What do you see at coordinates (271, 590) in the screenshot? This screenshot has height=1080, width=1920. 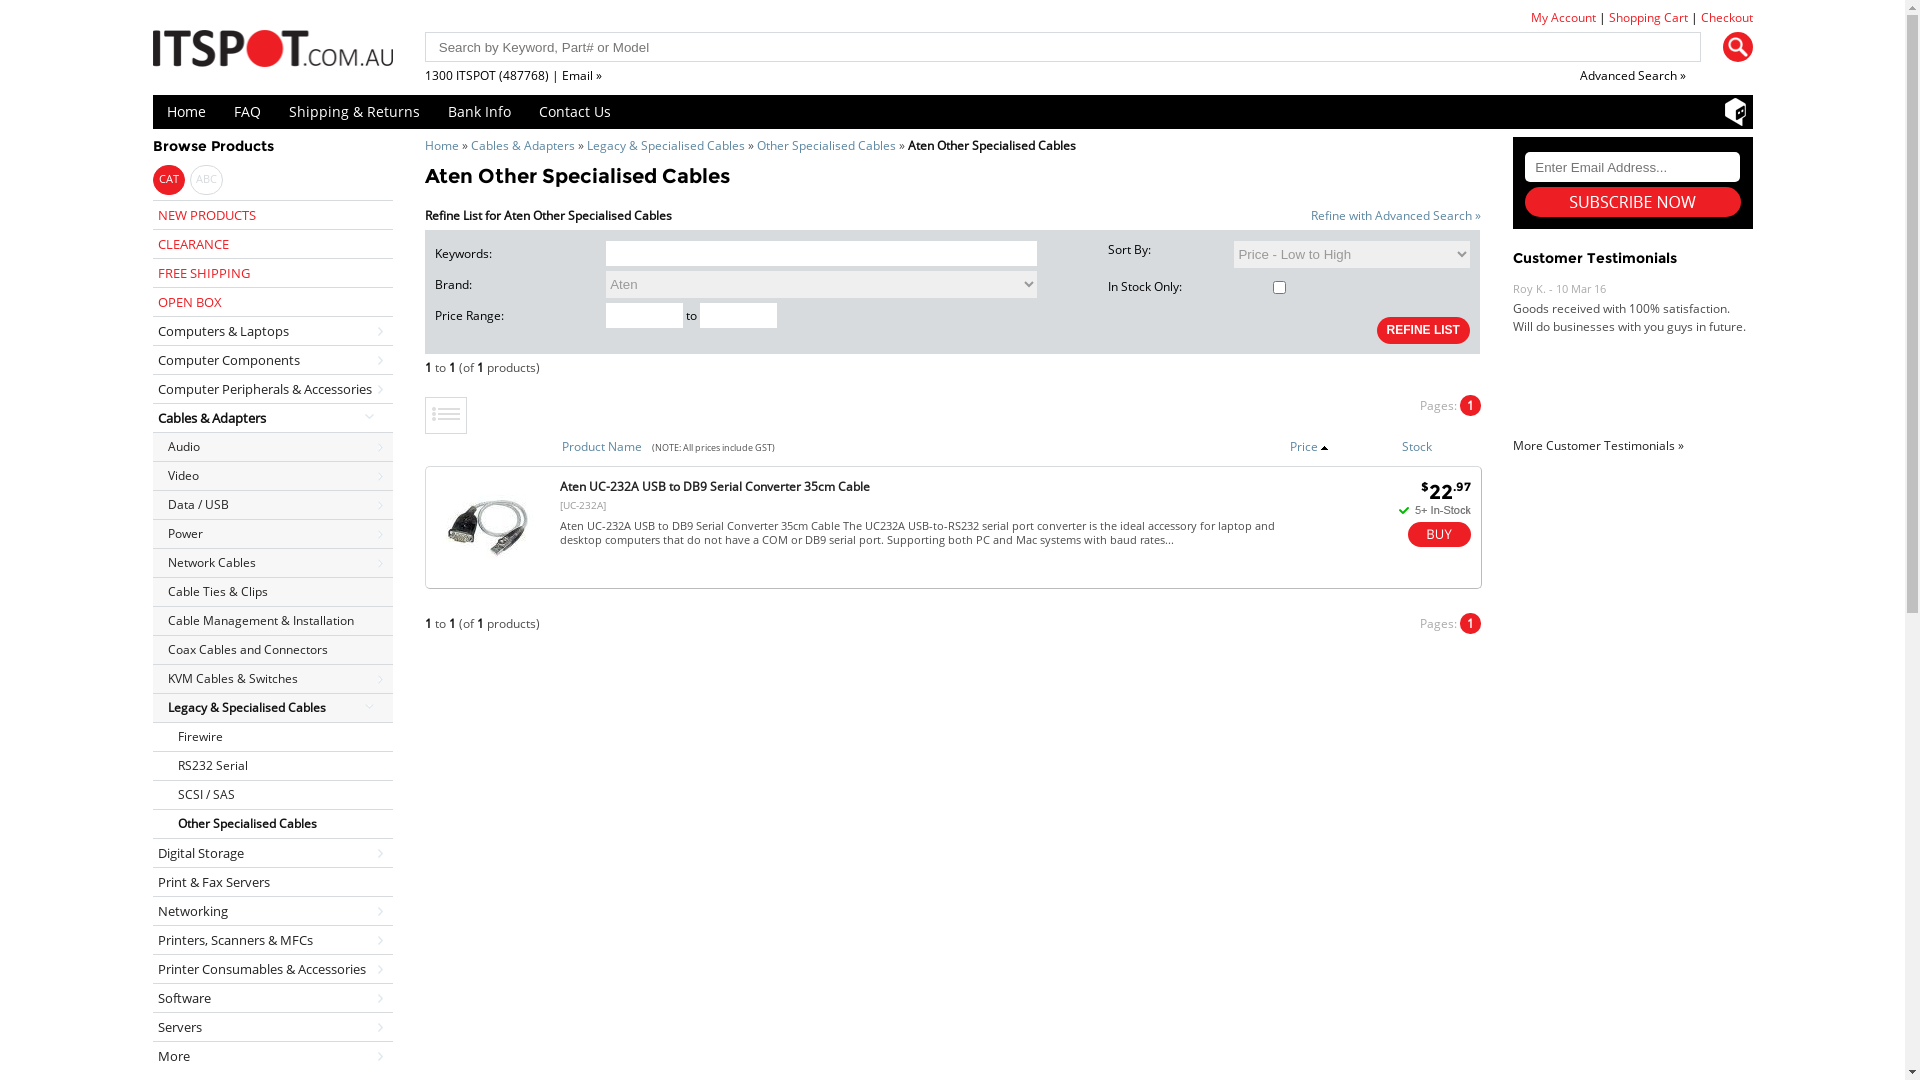 I see `'Cable Ties & Clips'` at bounding box center [271, 590].